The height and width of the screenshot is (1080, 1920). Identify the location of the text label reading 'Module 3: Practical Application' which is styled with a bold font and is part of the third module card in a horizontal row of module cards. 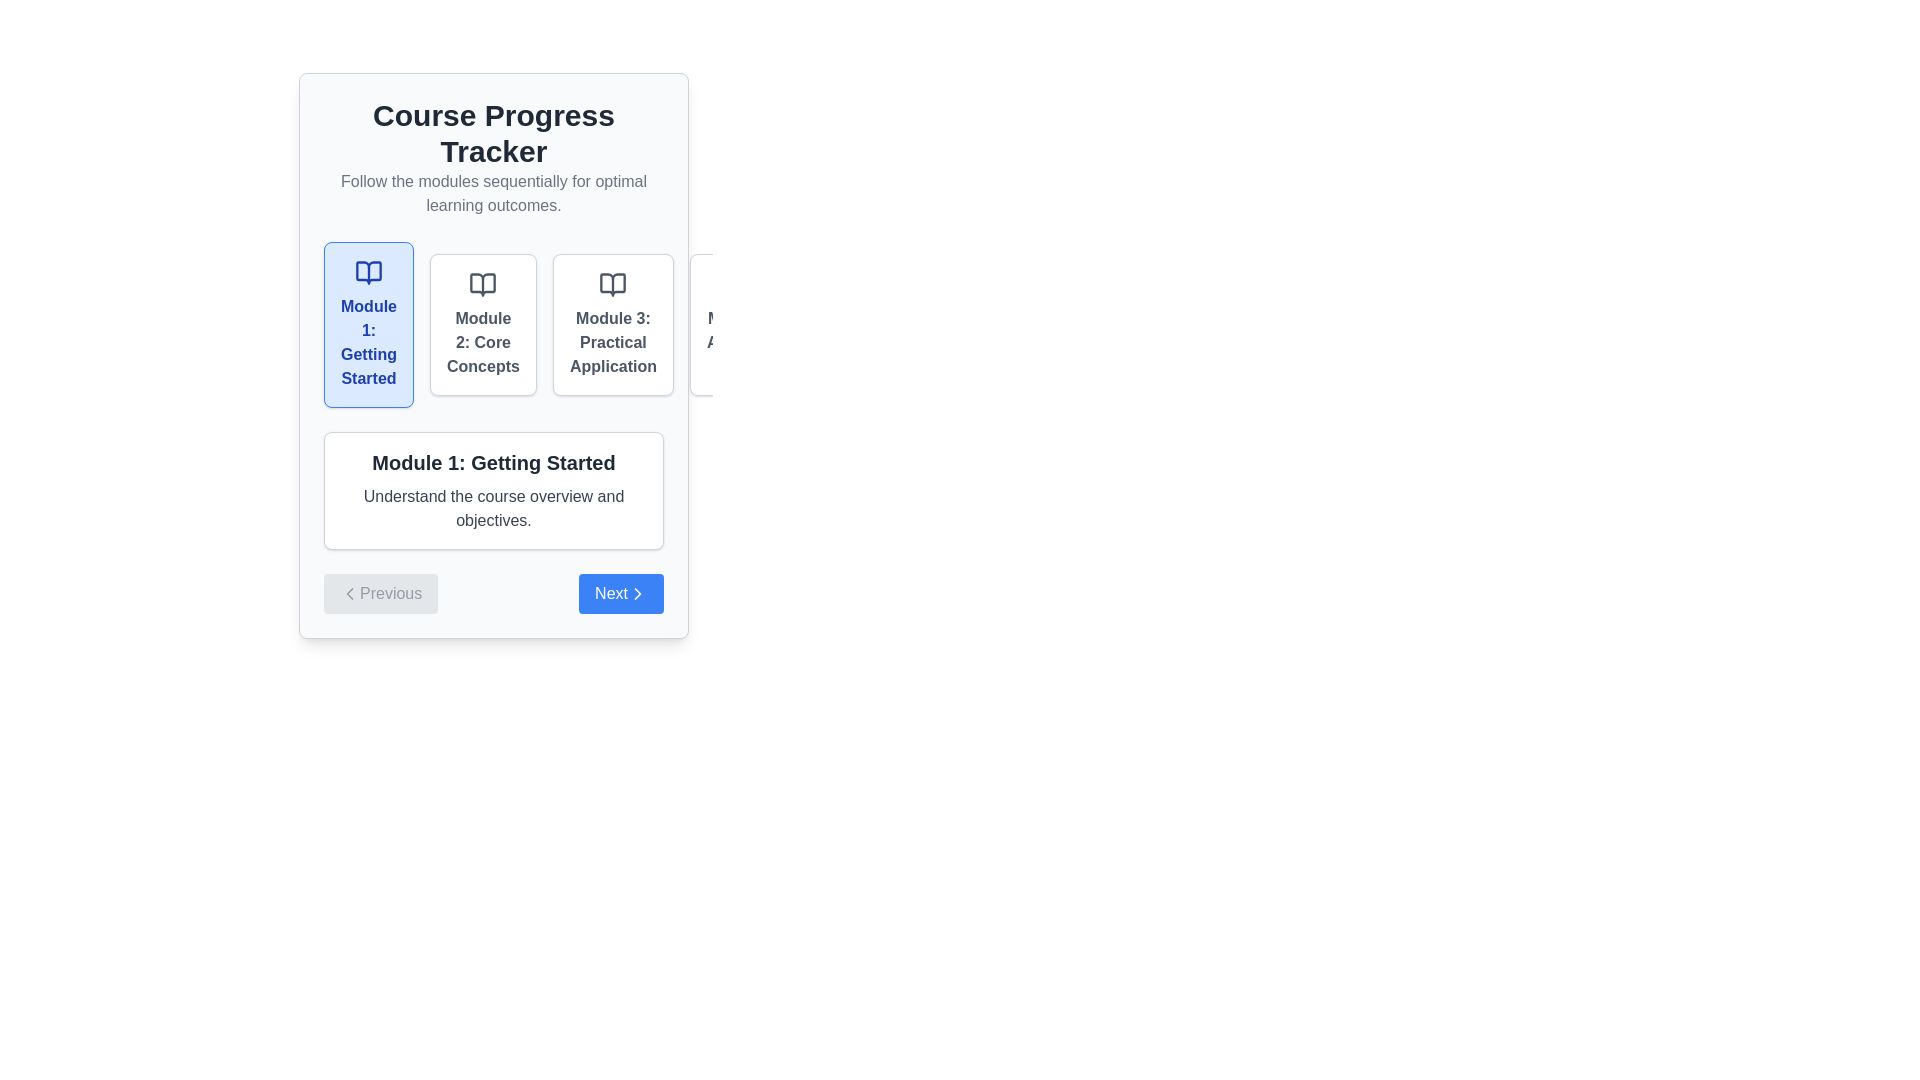
(612, 342).